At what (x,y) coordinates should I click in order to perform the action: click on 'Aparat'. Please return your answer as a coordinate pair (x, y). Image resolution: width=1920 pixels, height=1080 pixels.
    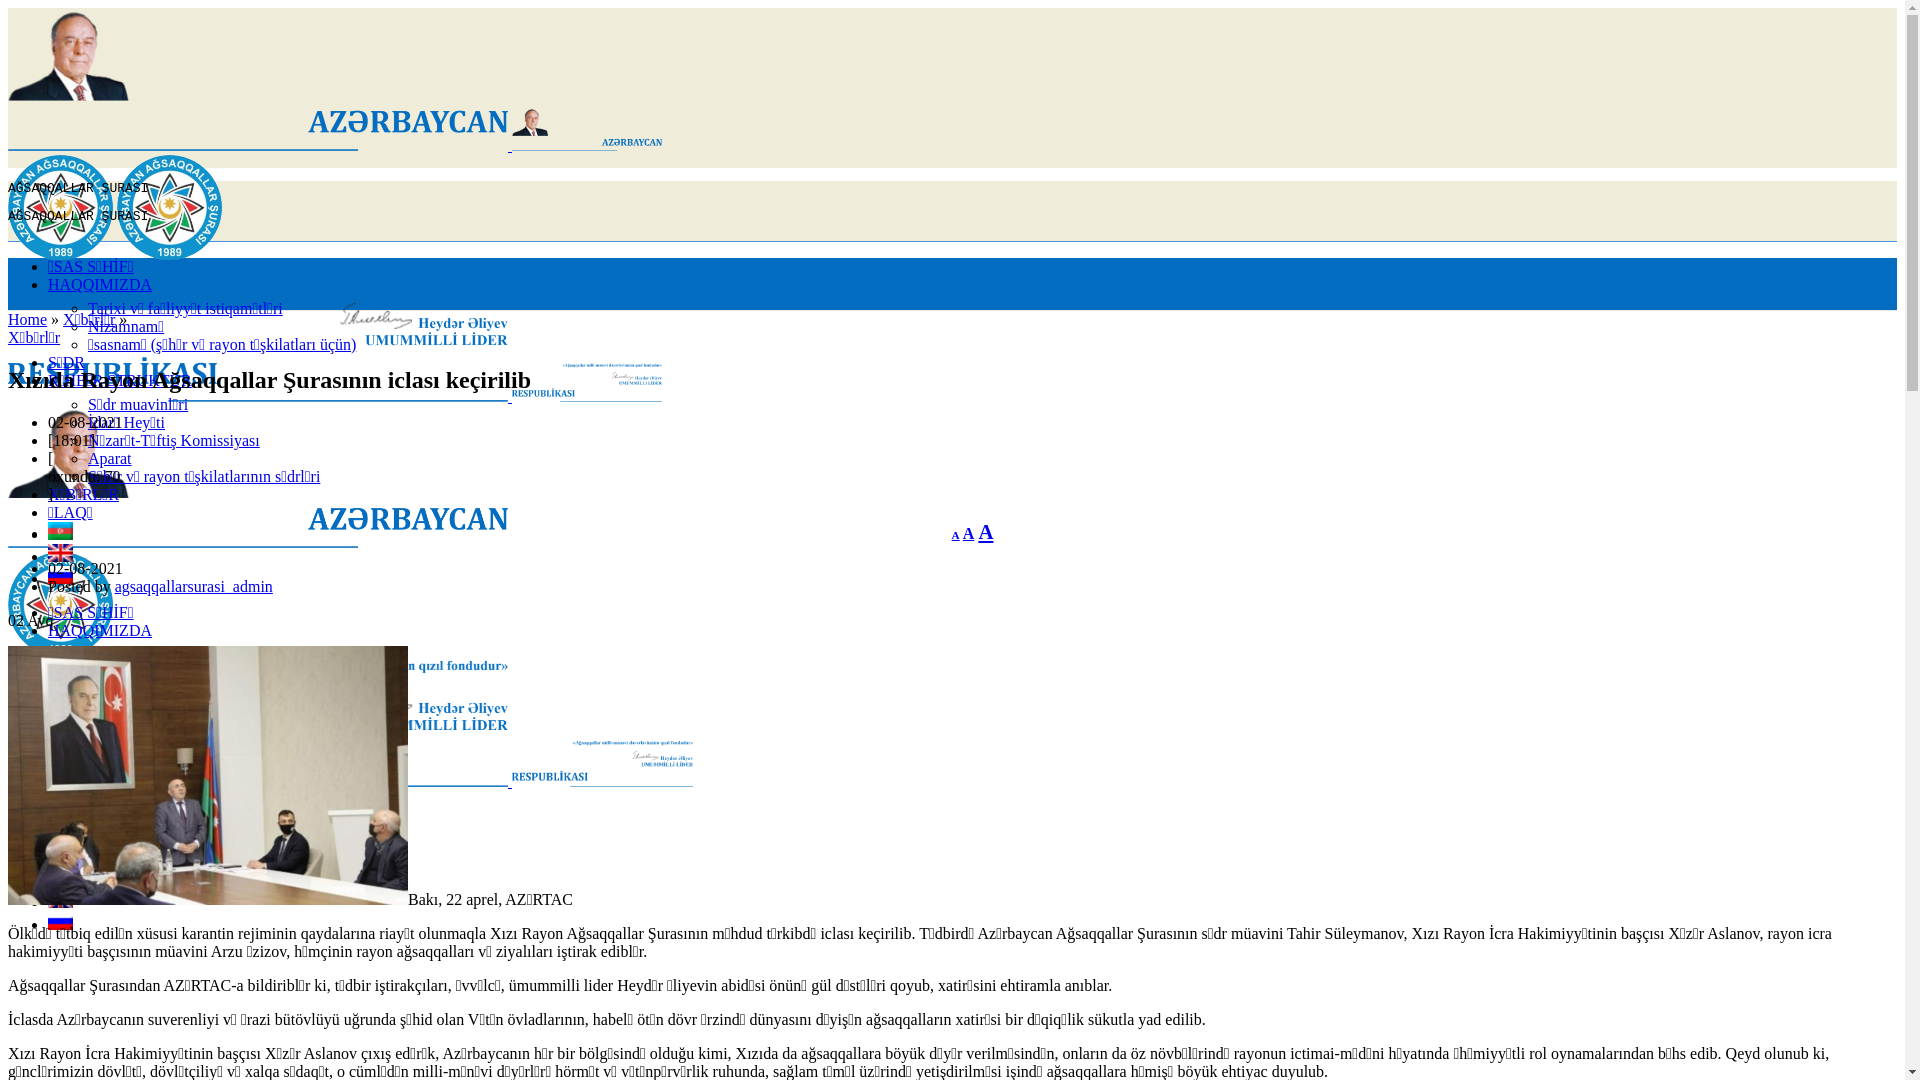
    Looking at the image, I should click on (86, 458).